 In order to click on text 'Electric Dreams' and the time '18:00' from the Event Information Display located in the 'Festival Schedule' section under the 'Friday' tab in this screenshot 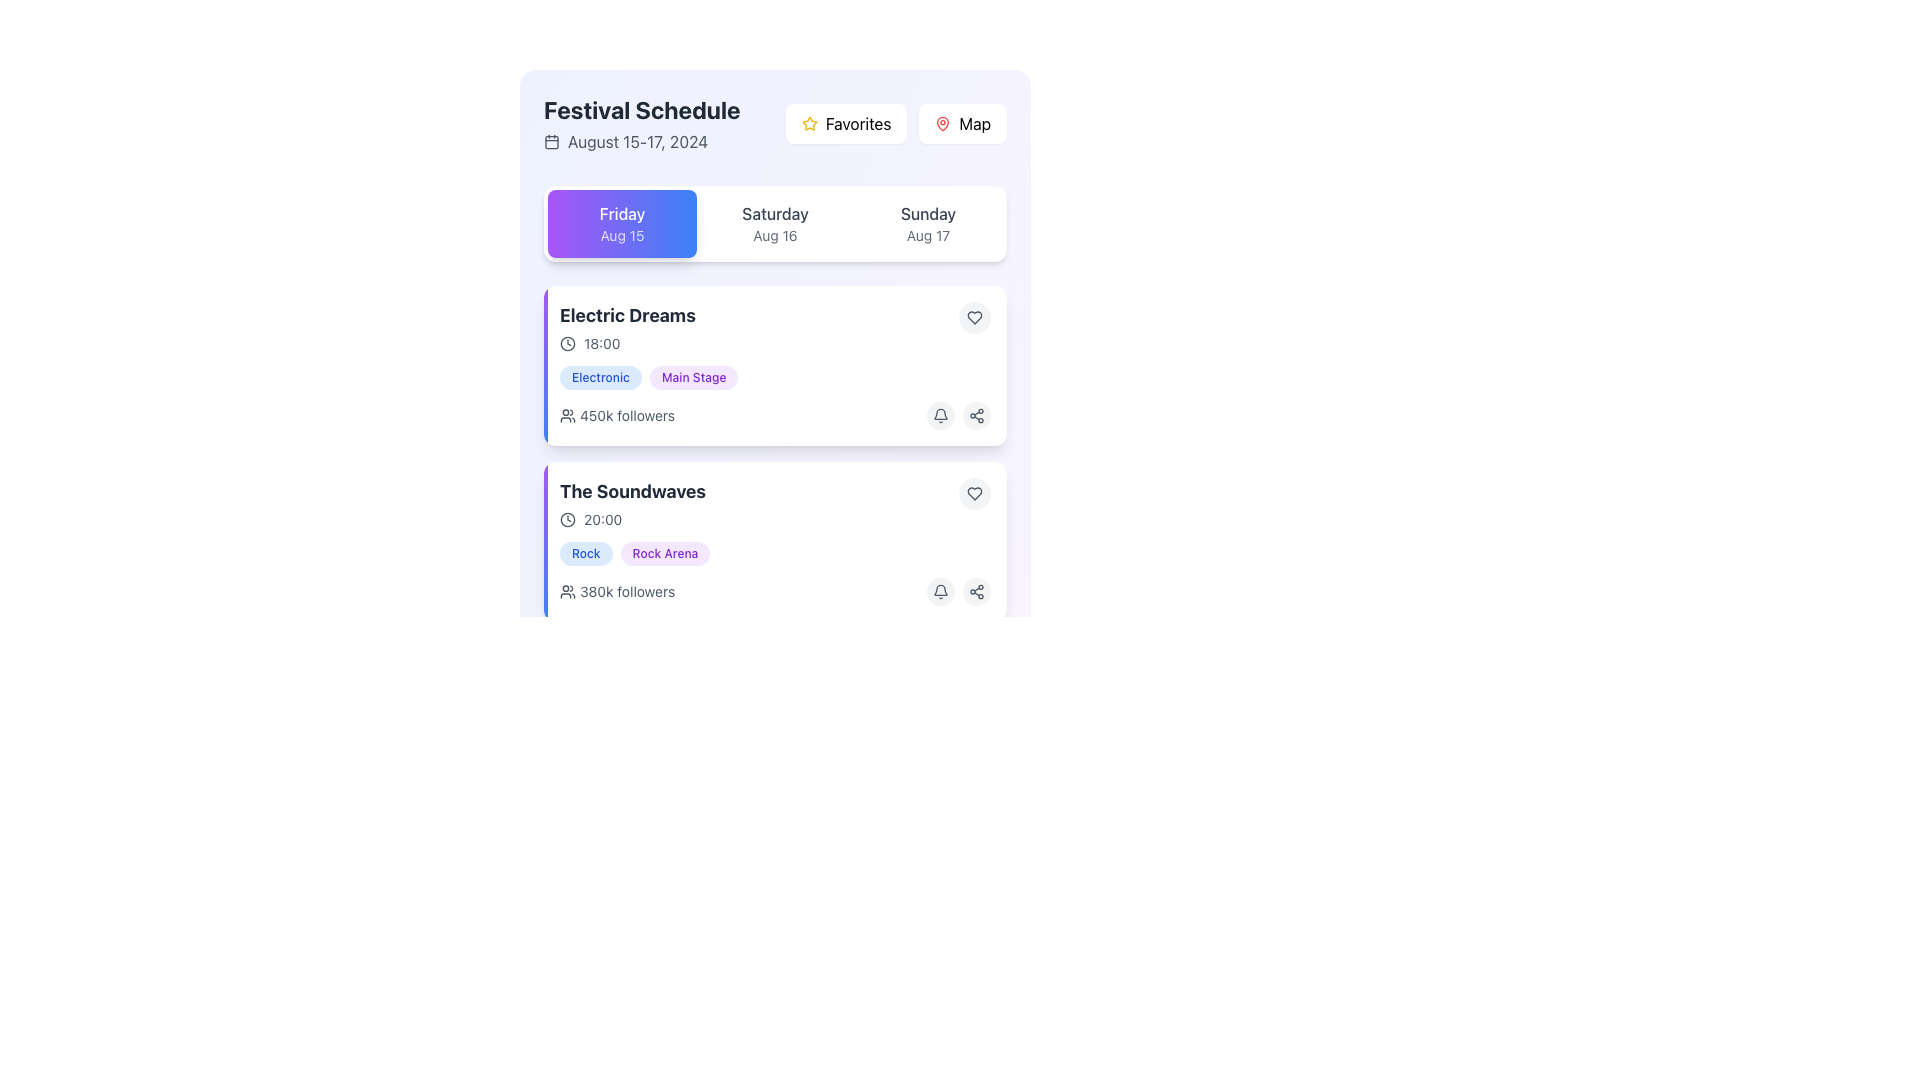, I will do `click(626, 326)`.